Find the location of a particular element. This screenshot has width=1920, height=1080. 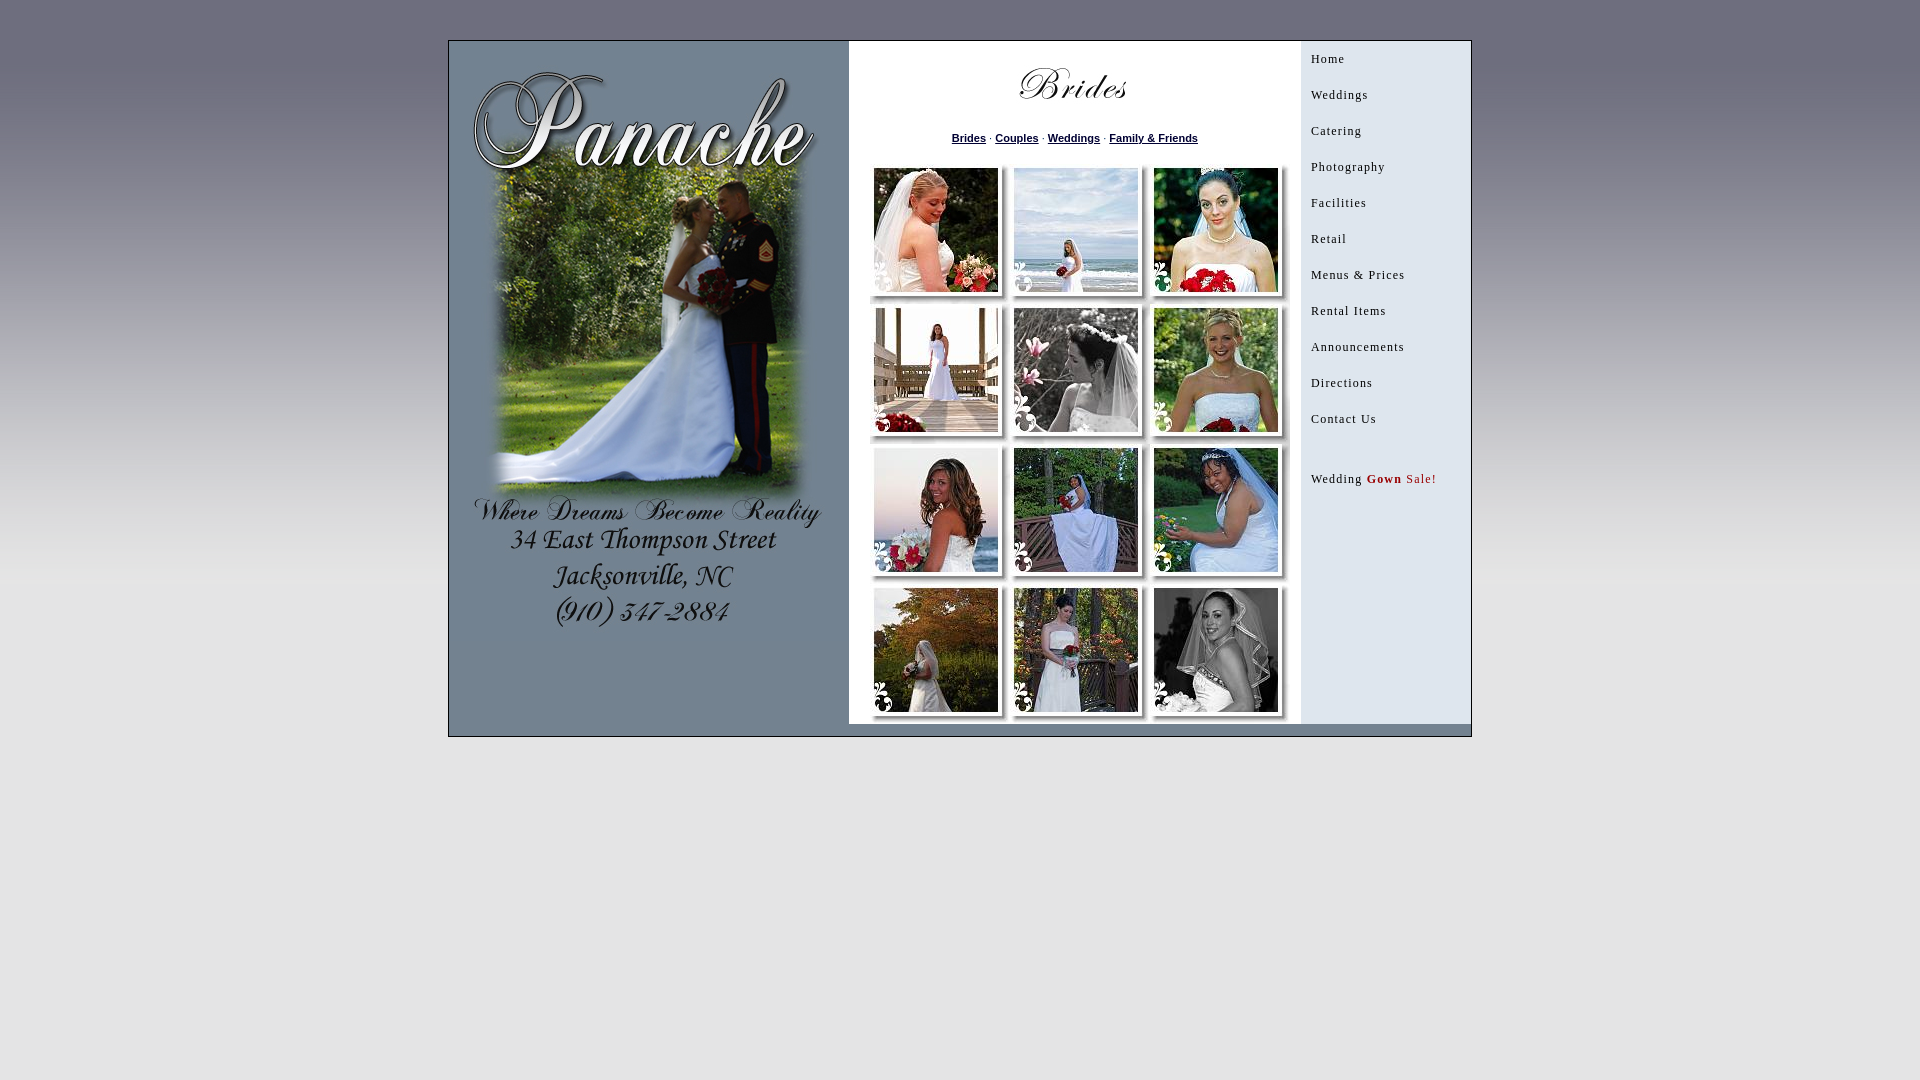

'Directions' is located at coordinates (1385, 382).